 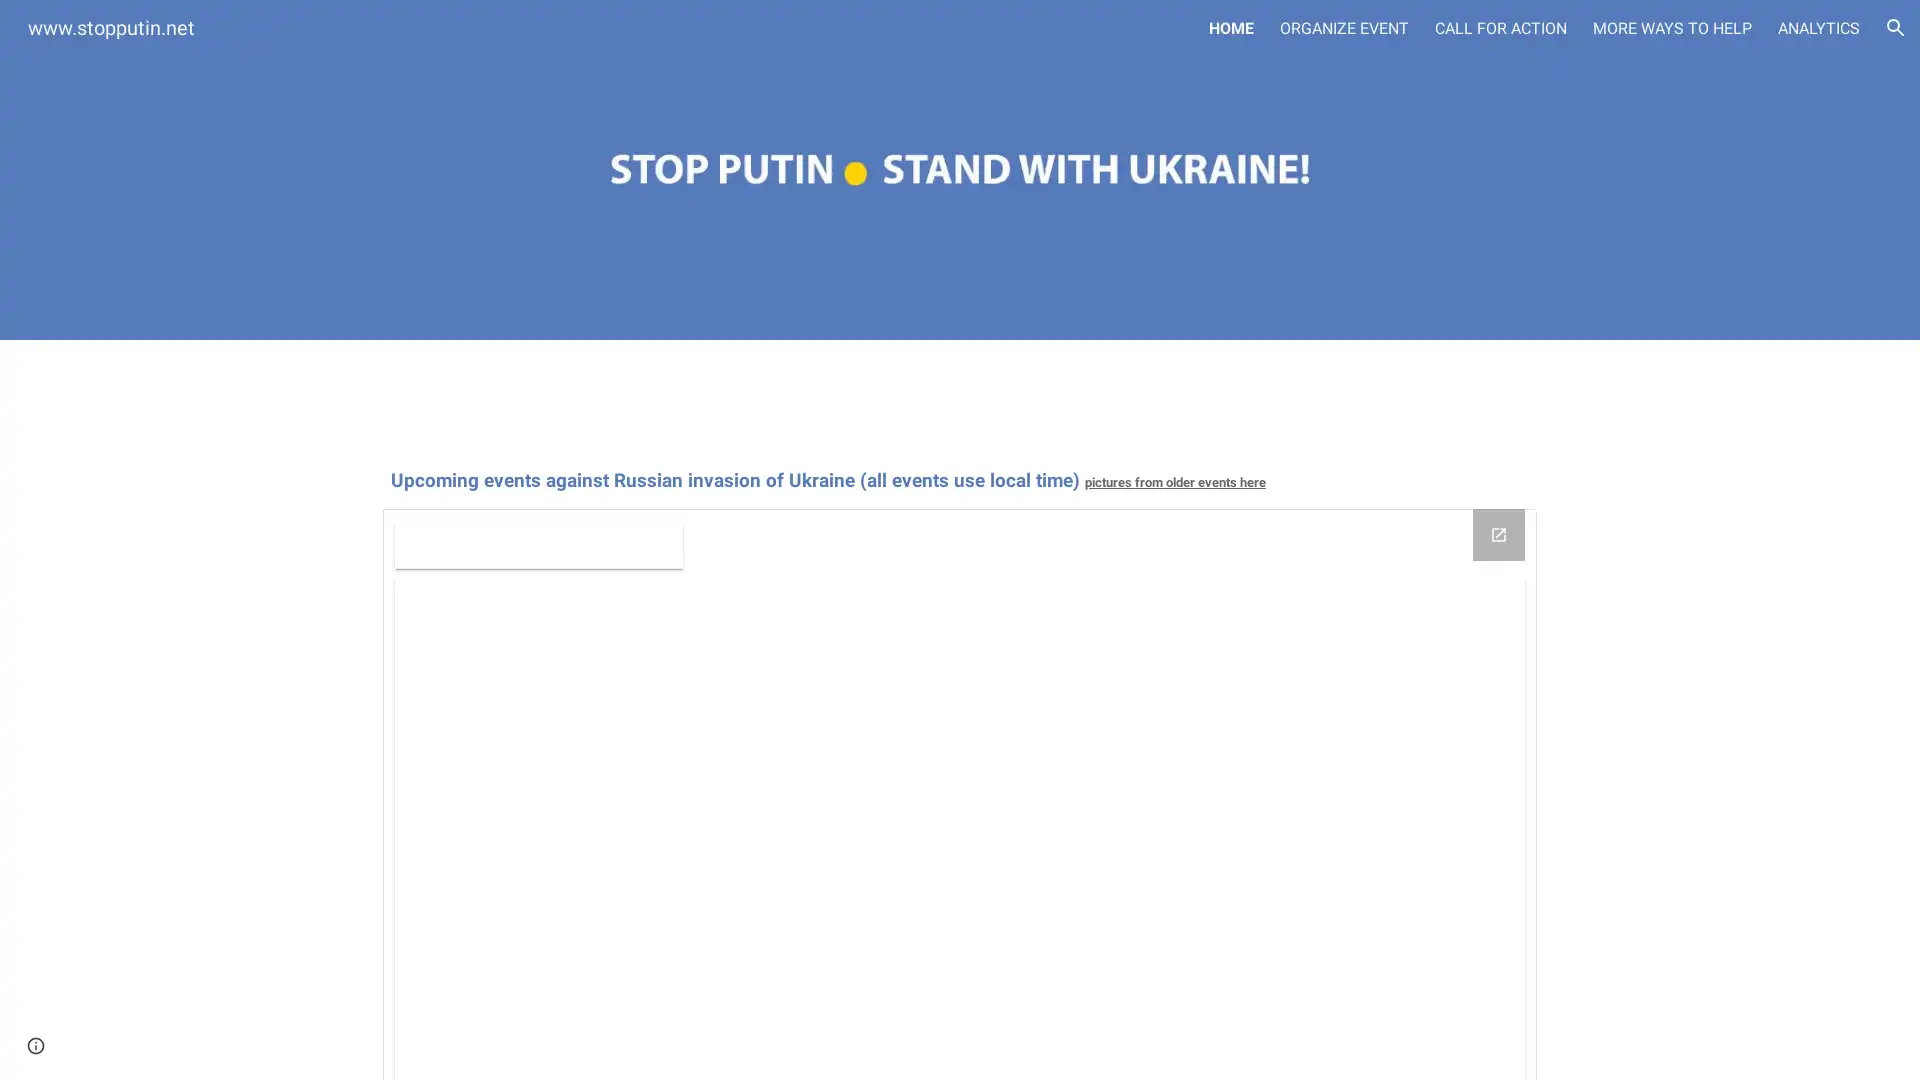 I want to click on Site actions, so click(x=35, y=1044).